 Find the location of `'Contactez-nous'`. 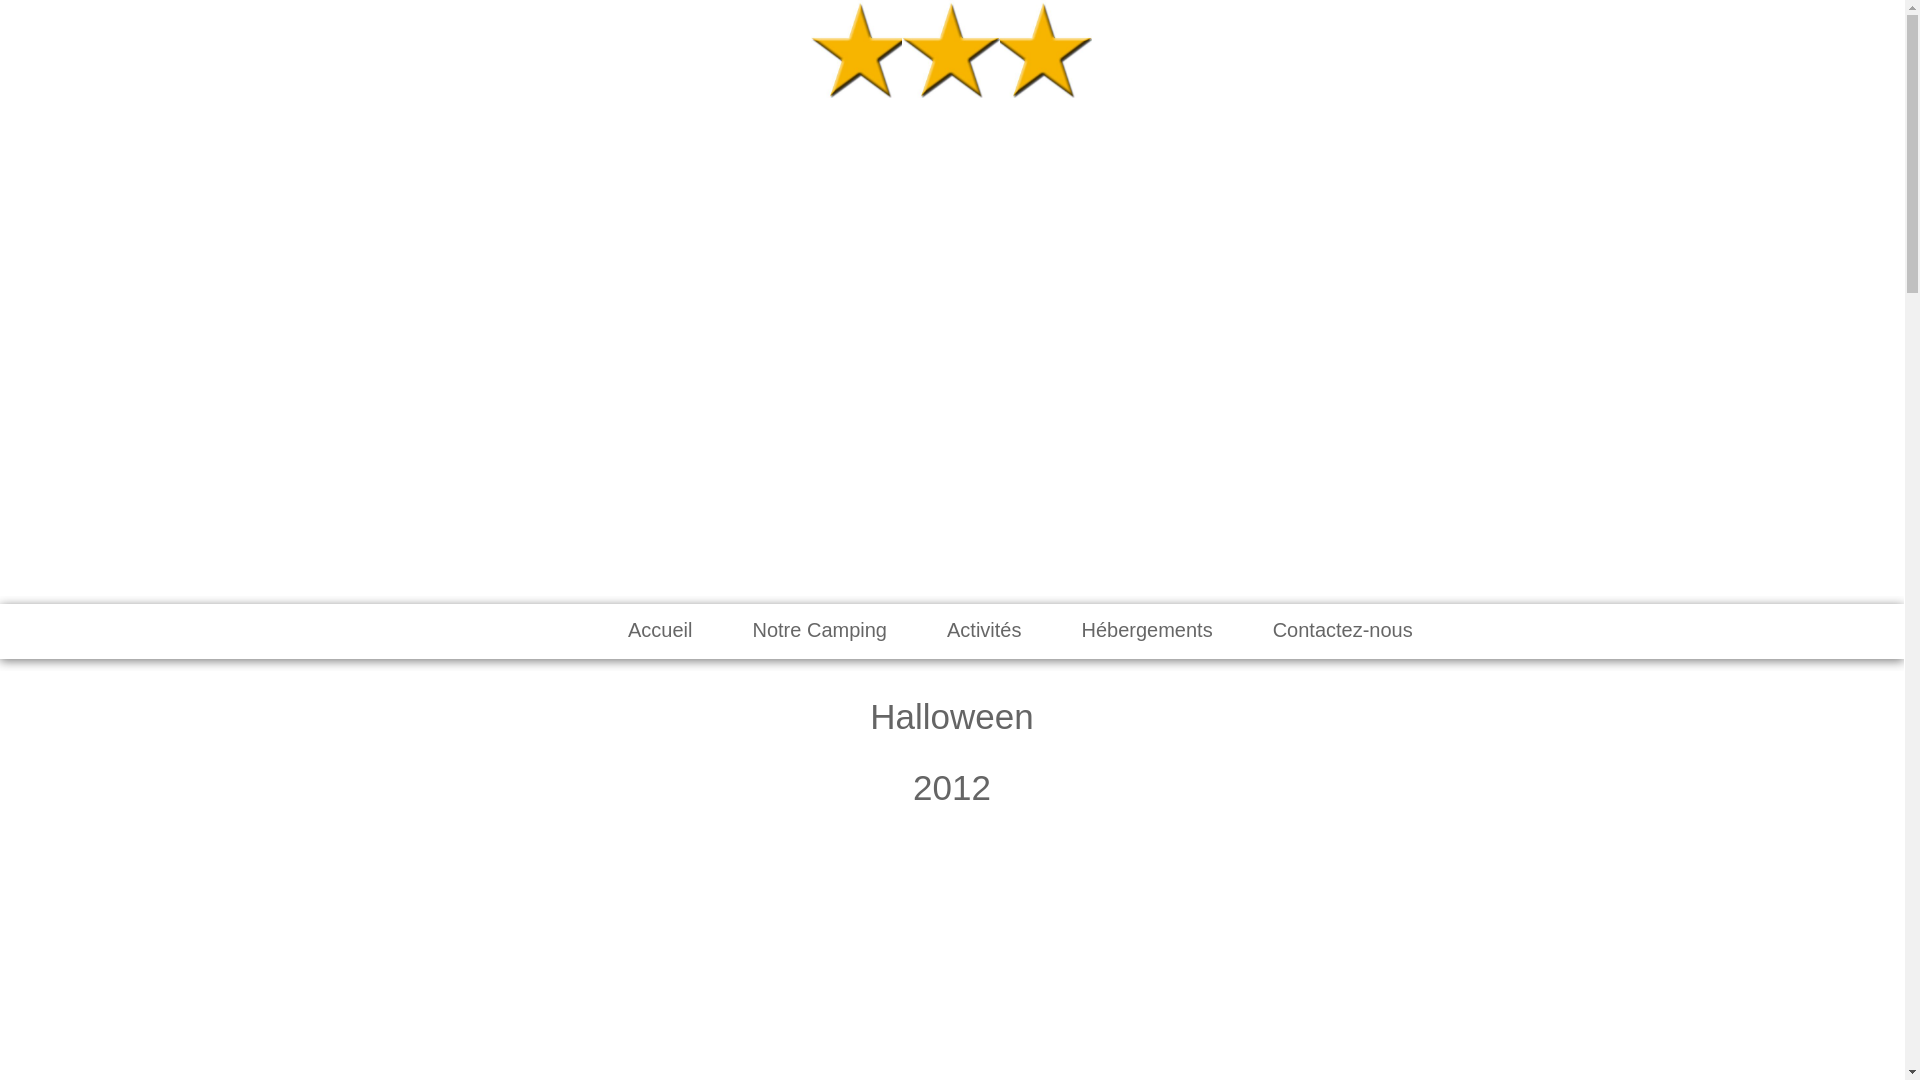

'Contactez-nous' is located at coordinates (1343, 630).